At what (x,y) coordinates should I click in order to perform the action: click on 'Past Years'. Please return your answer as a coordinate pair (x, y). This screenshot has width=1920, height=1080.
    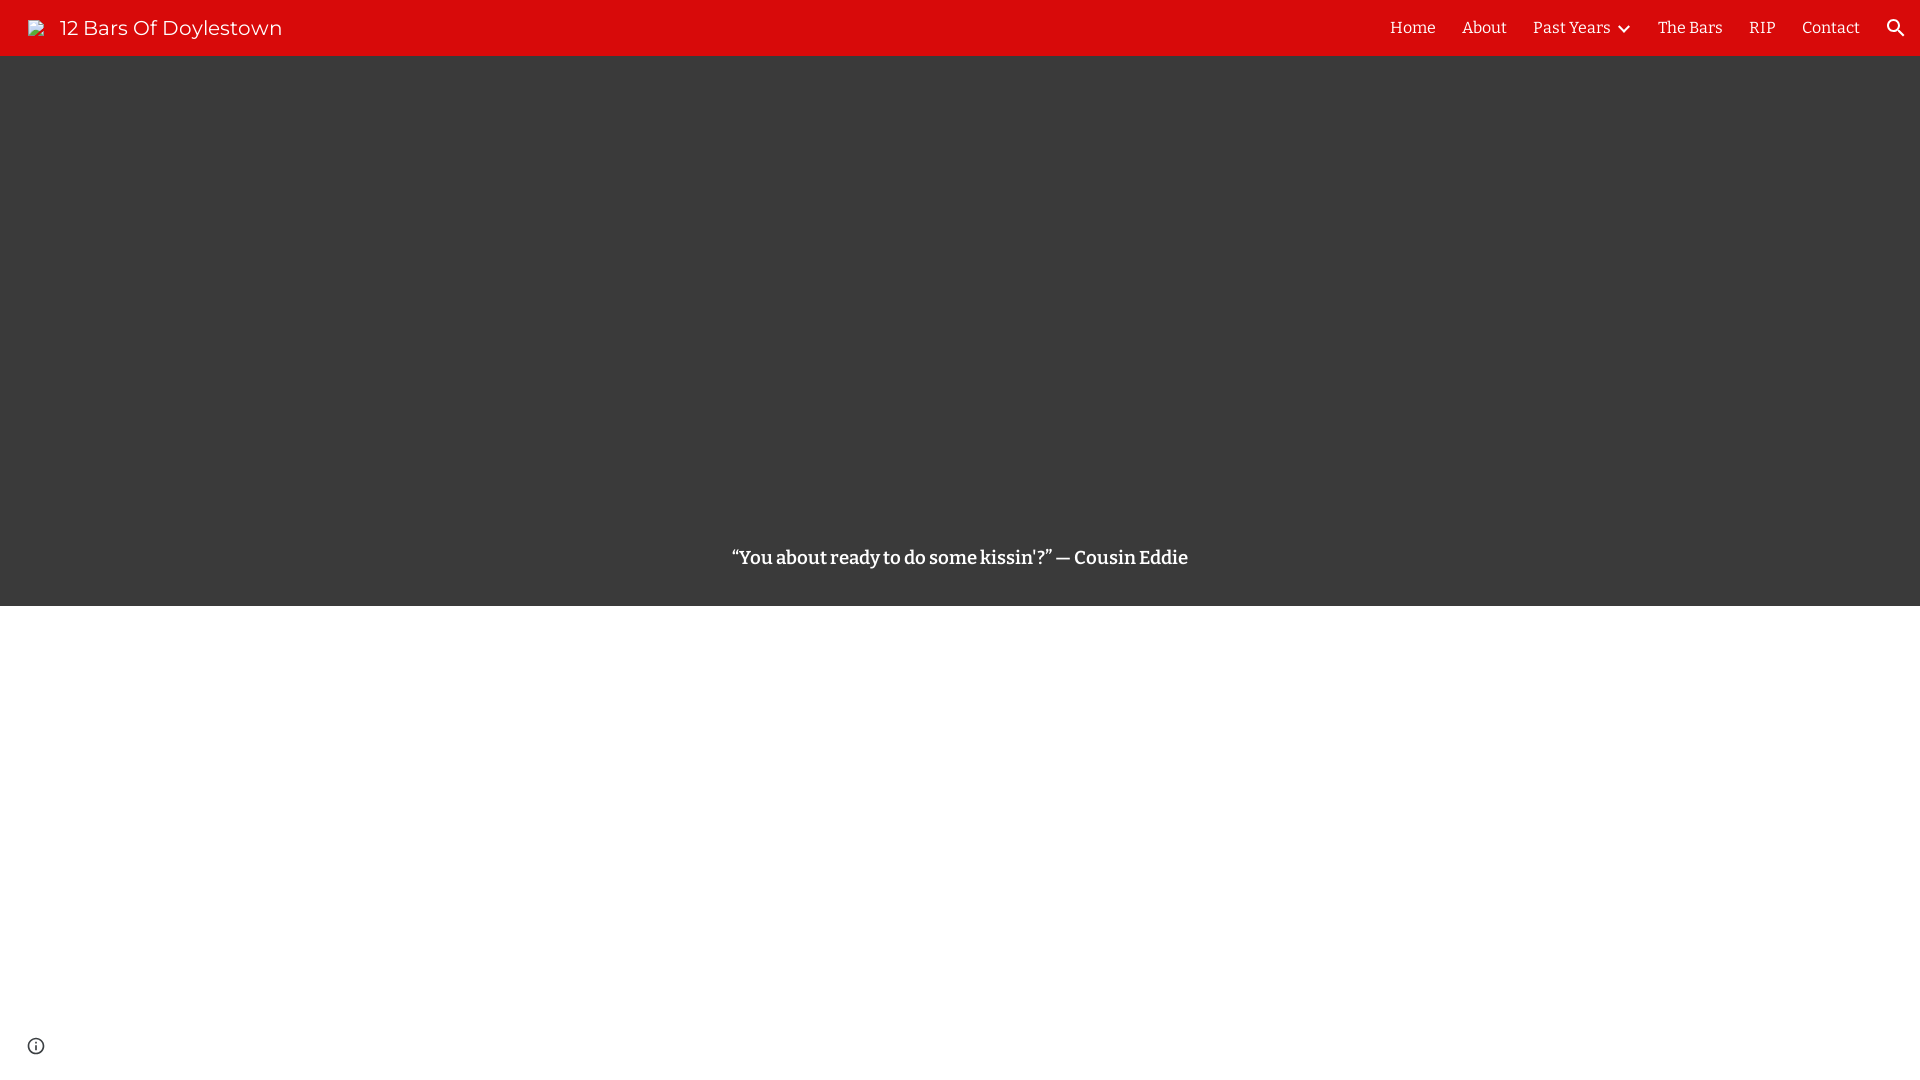
    Looking at the image, I should click on (1571, 27).